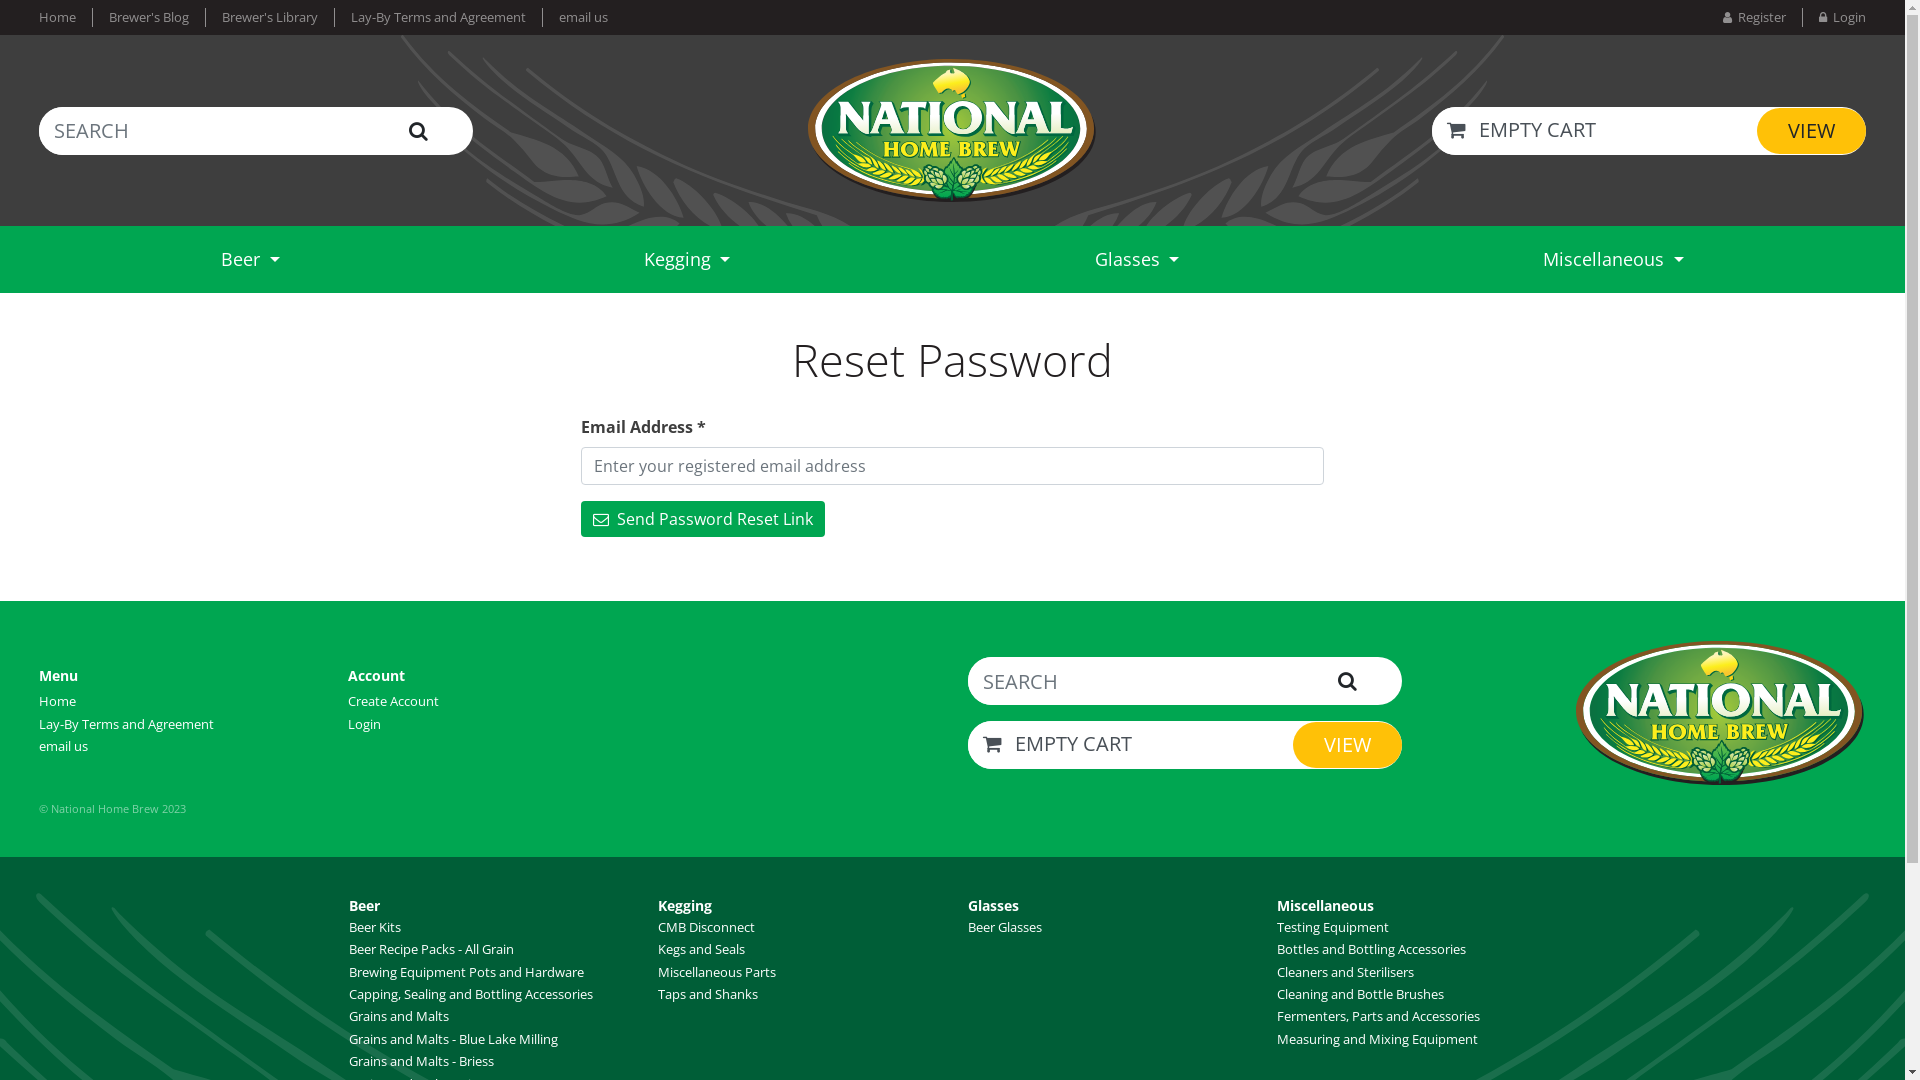  I want to click on 'Home', so click(57, 700).